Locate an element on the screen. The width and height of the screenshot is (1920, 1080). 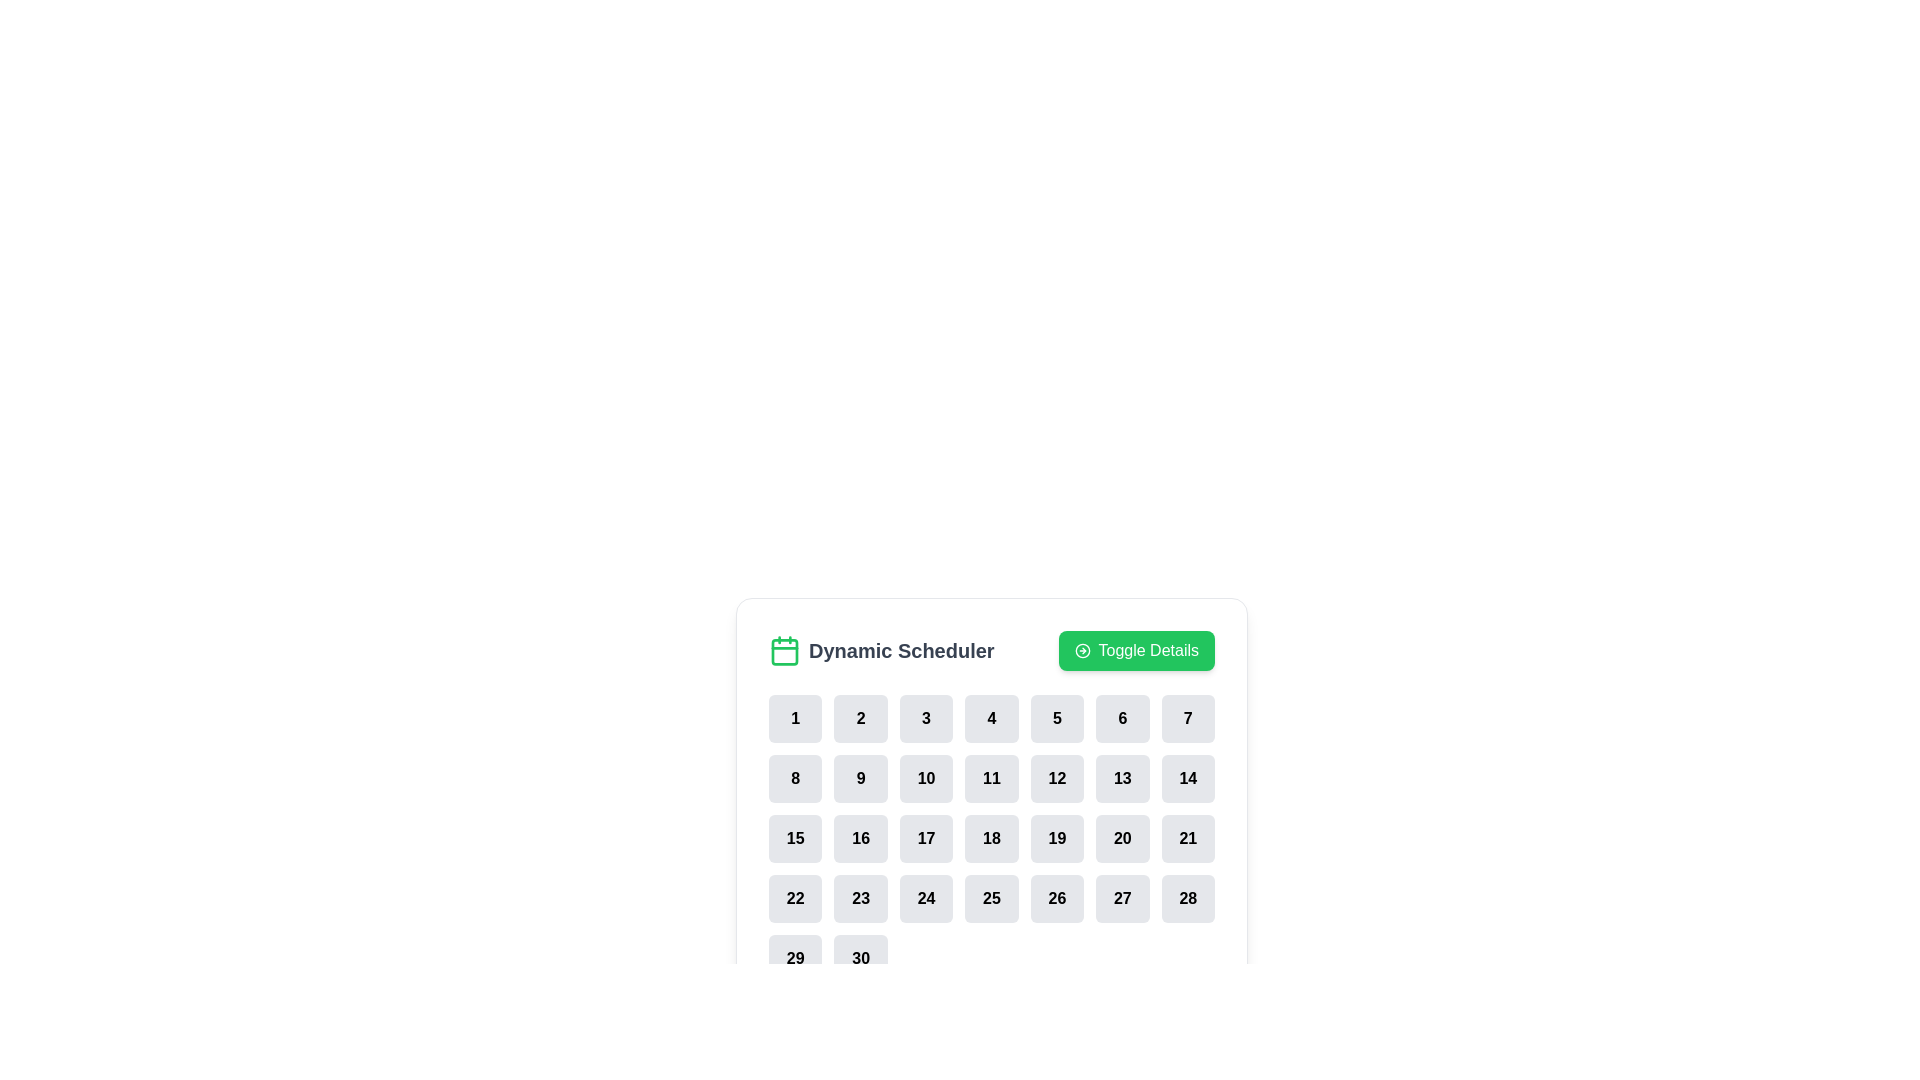
the button that represents the number 9 in the second row and second column of the grid is located at coordinates (861, 778).